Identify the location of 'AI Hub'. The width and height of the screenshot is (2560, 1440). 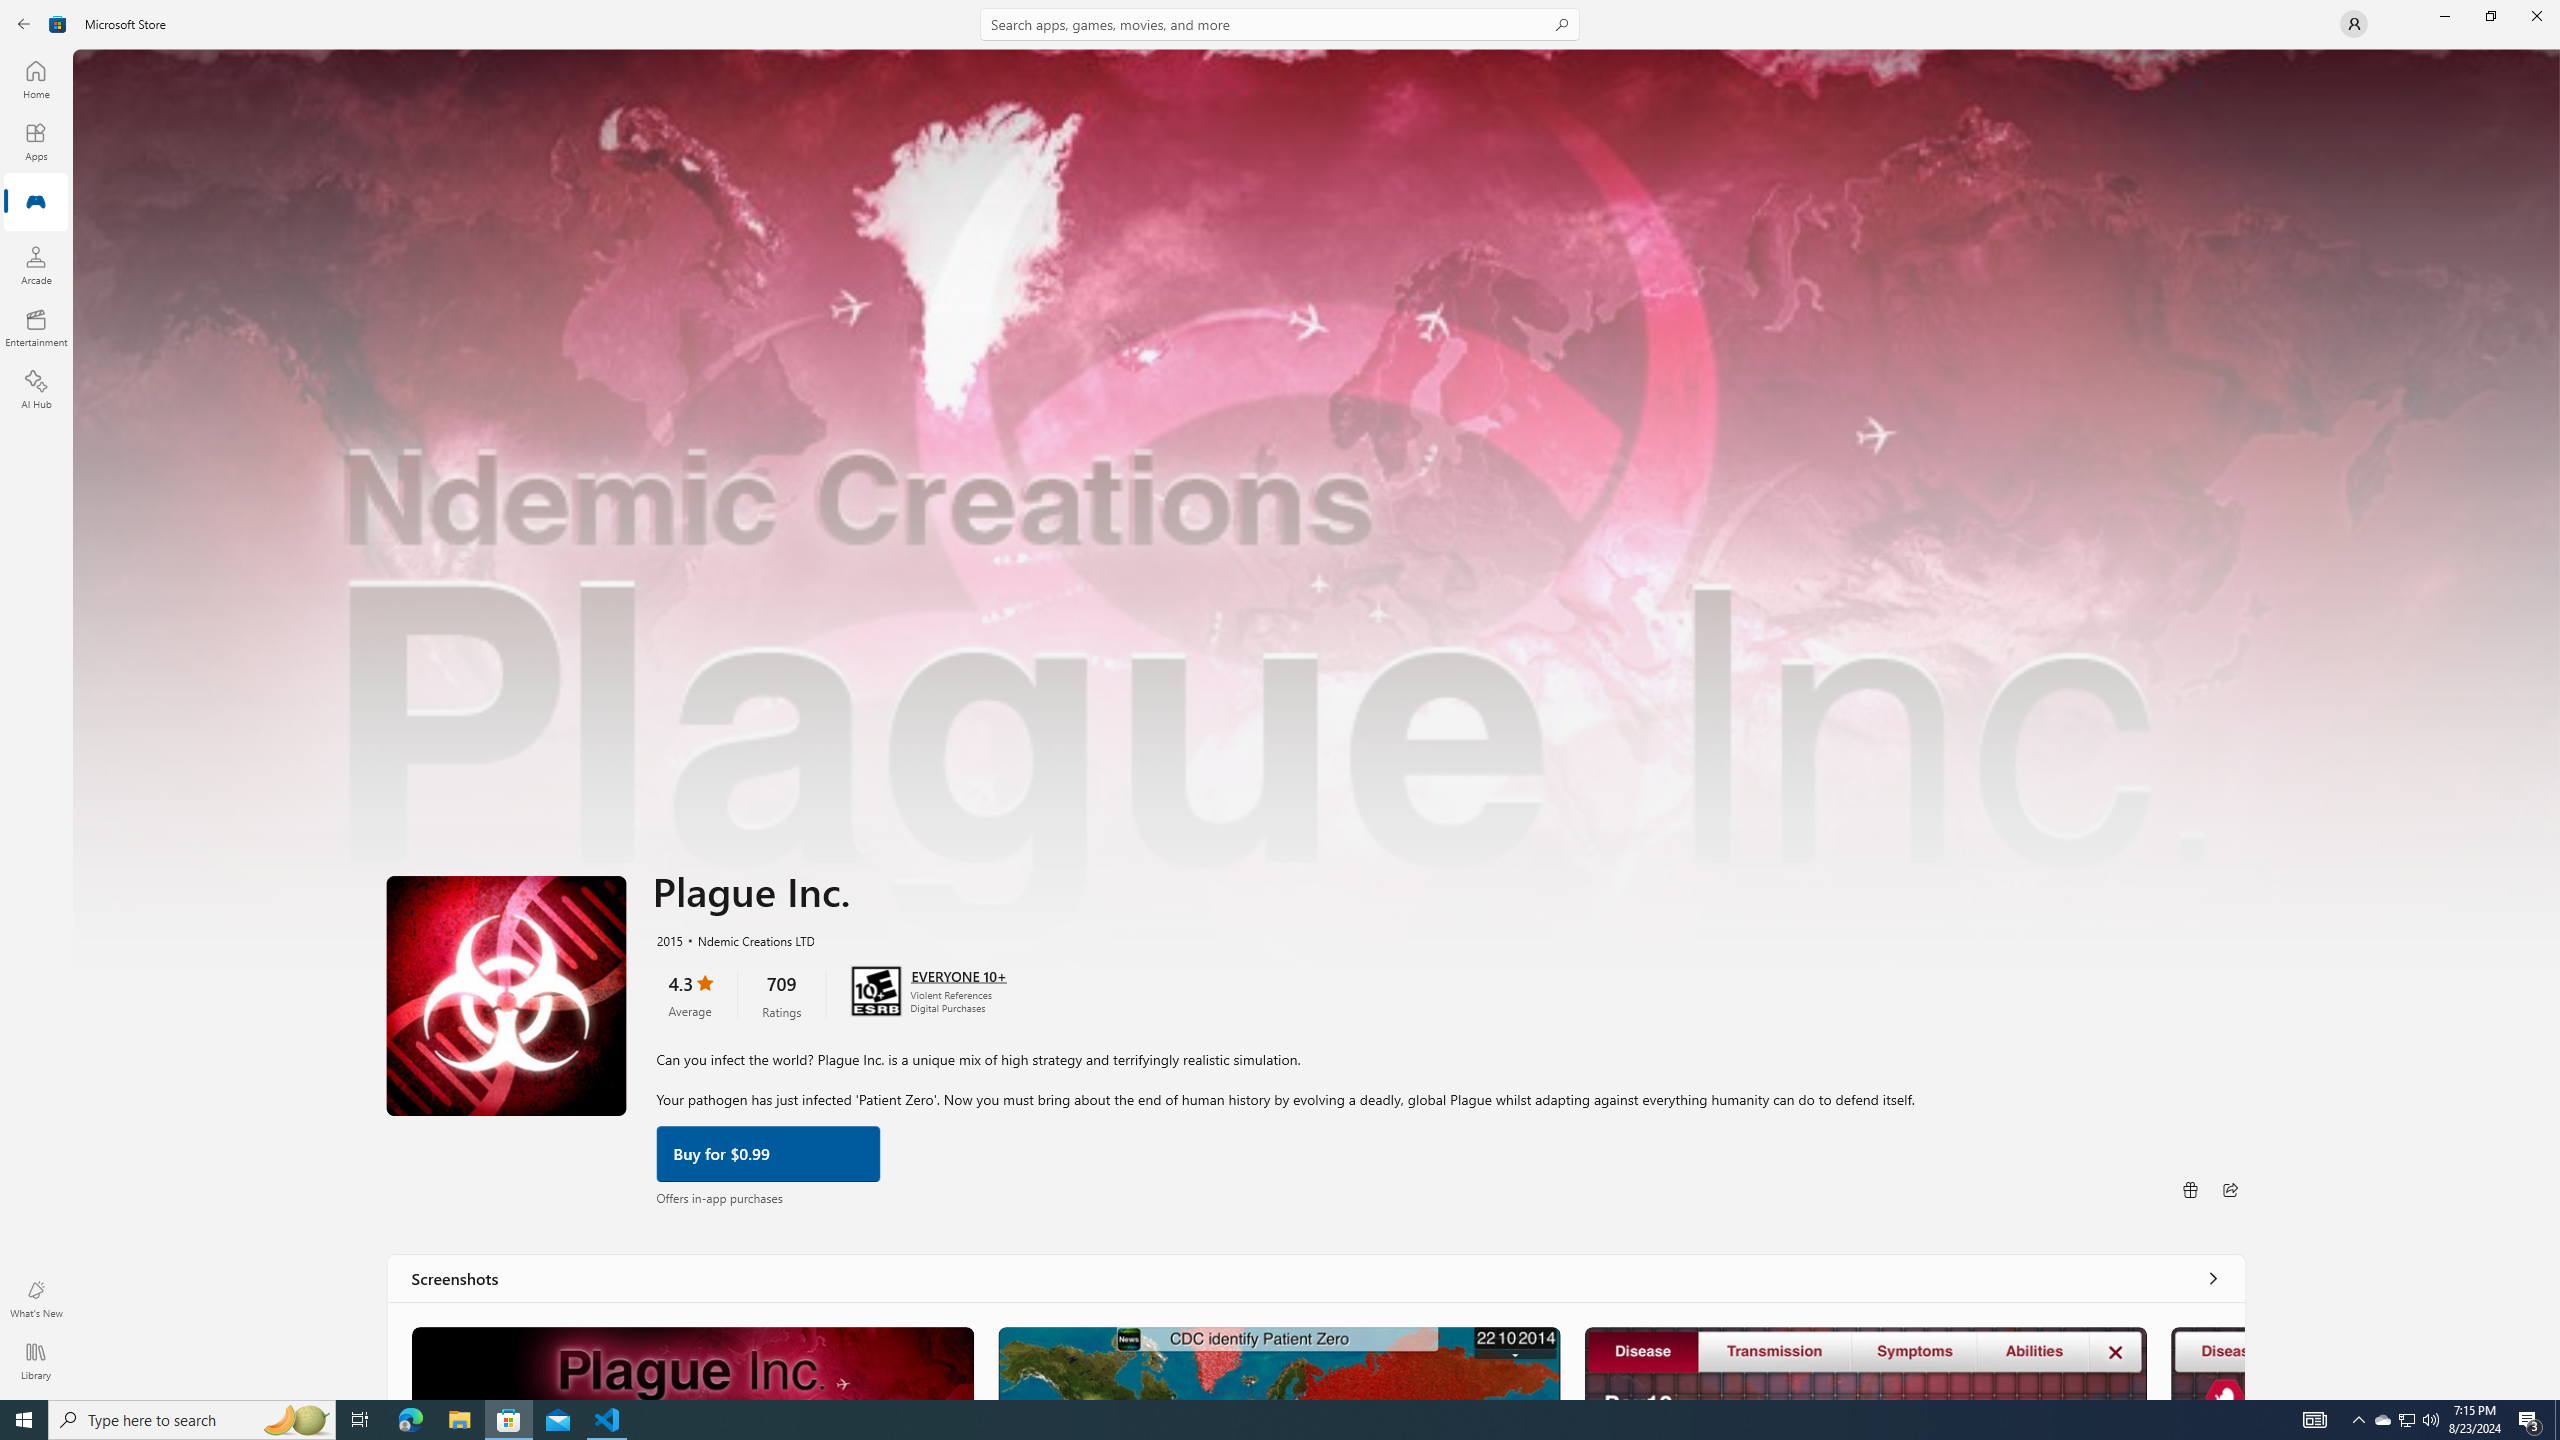
(34, 388).